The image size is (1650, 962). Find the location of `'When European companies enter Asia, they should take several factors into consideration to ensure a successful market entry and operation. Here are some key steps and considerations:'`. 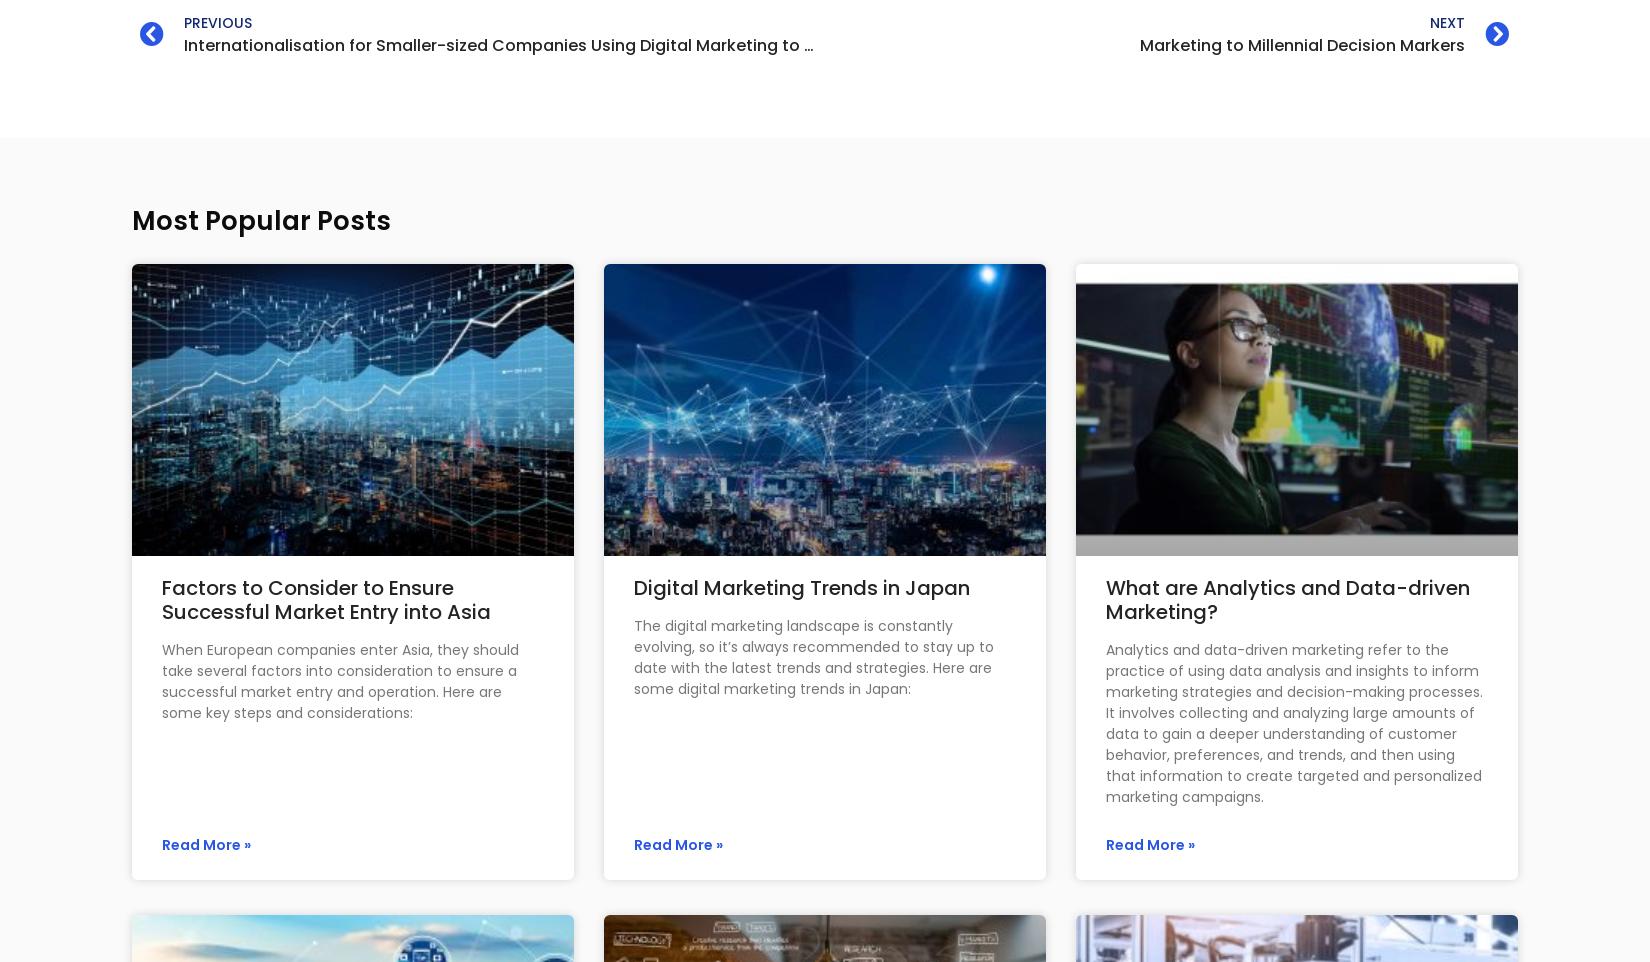

'When European companies enter Asia, they should take several factors into consideration to ensure a successful market entry and operation. Here are some key steps and considerations:' is located at coordinates (340, 679).